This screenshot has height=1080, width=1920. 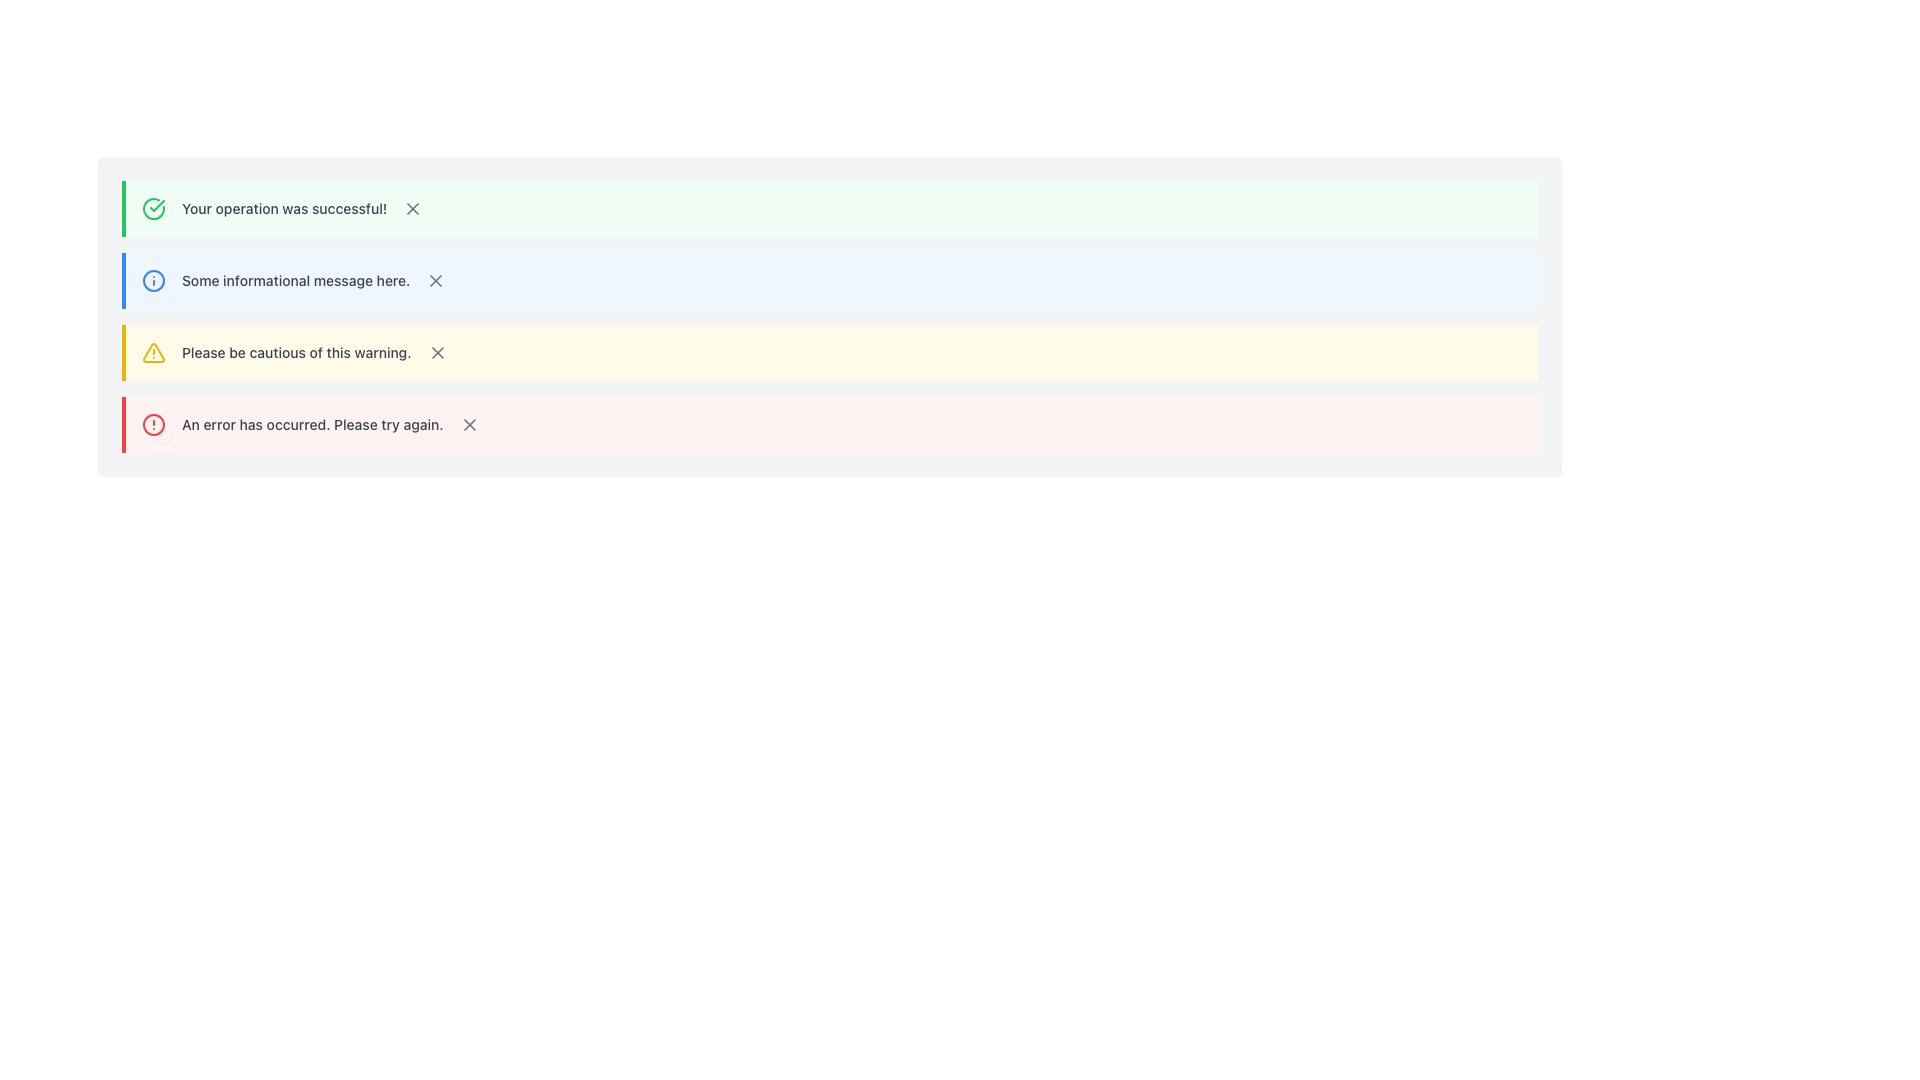 What do you see at coordinates (412, 208) in the screenshot?
I see `the close icon button located in the top-right corner of the green alert box` at bounding box center [412, 208].